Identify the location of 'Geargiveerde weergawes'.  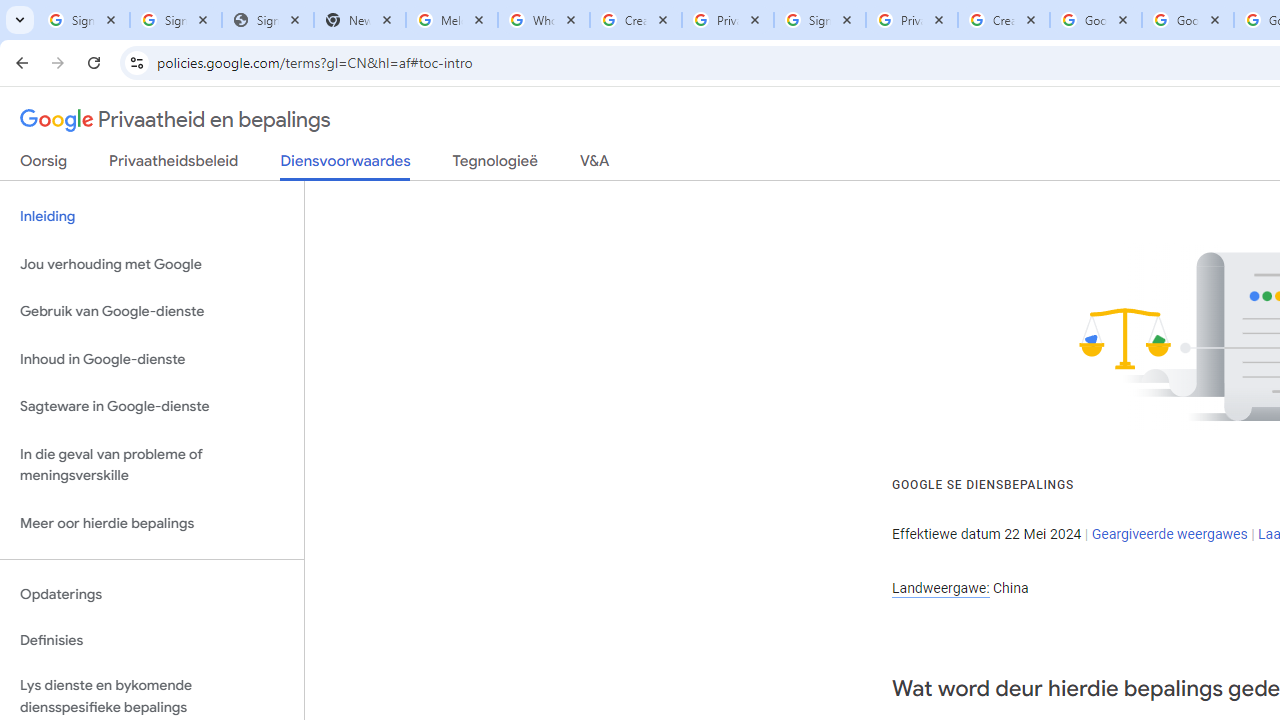
(1169, 532).